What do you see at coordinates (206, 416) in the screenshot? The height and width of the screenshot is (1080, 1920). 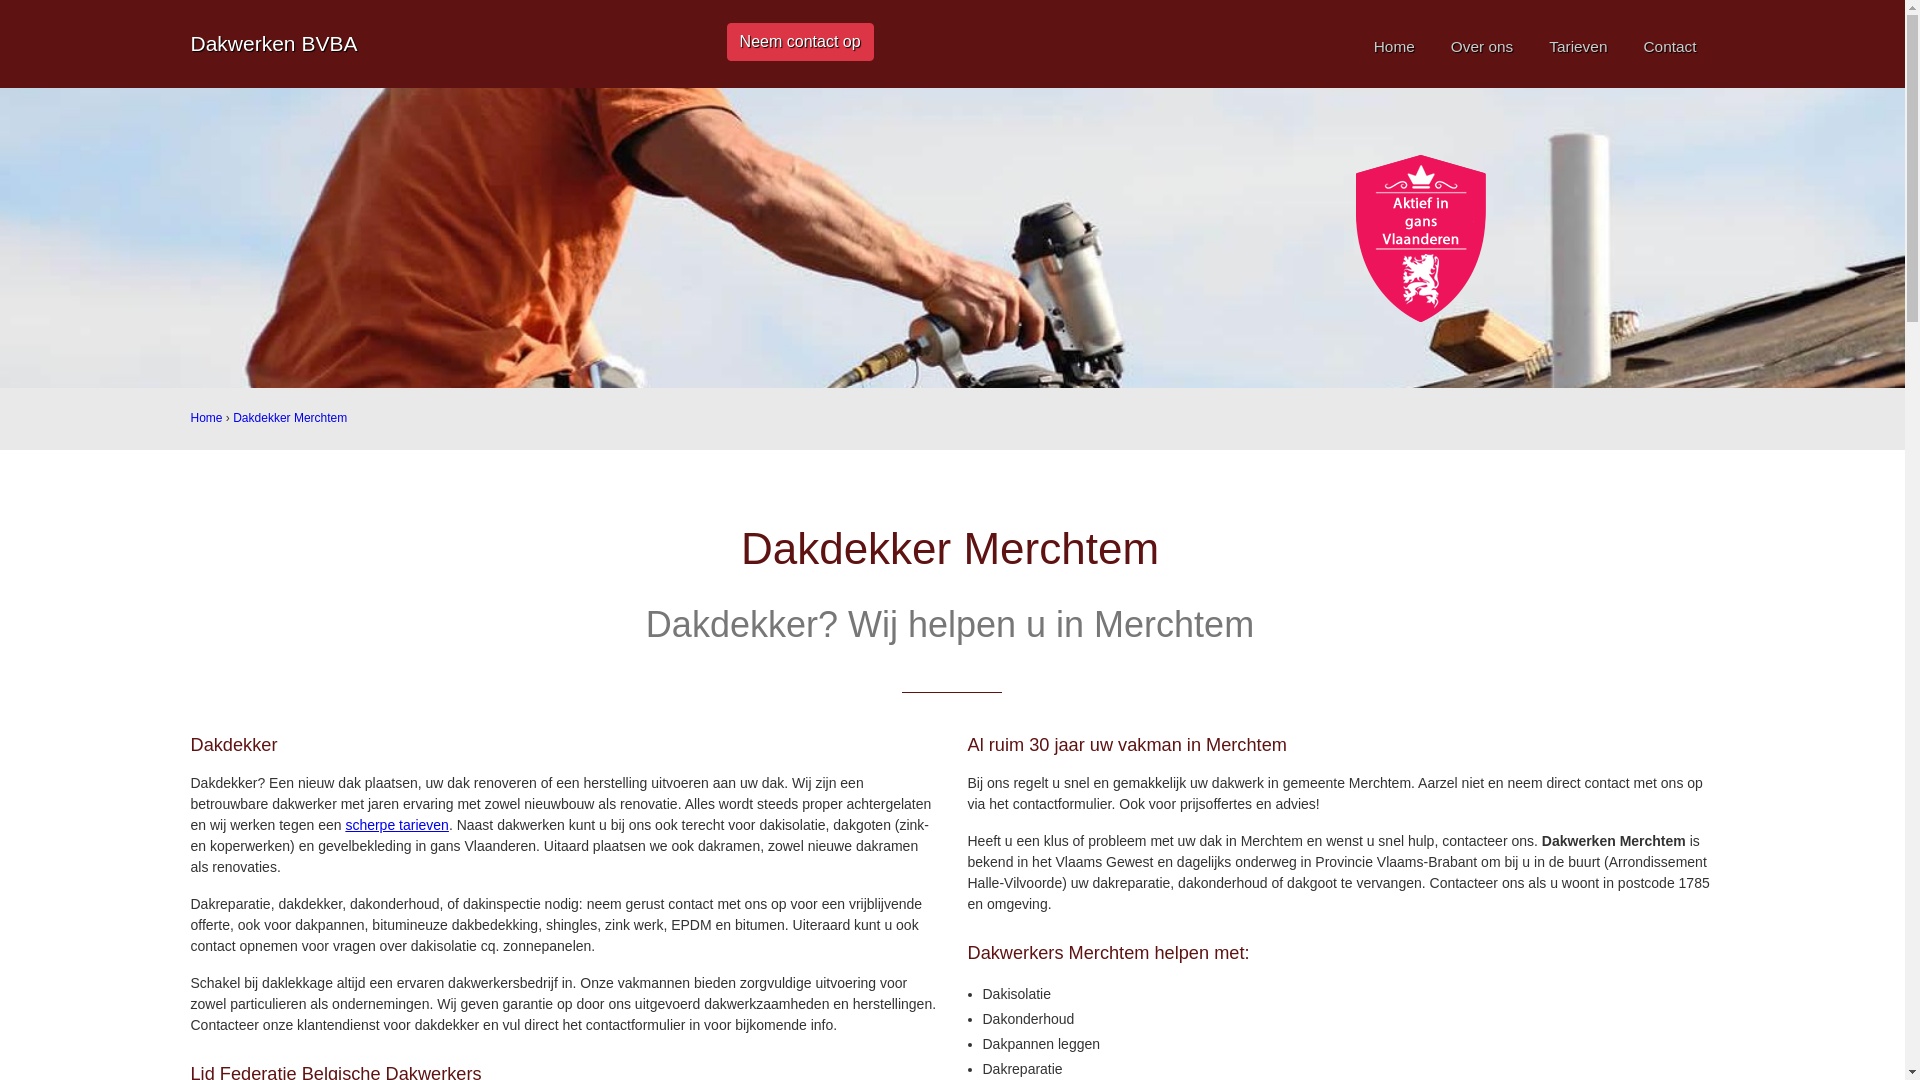 I see `'Home'` at bounding box center [206, 416].